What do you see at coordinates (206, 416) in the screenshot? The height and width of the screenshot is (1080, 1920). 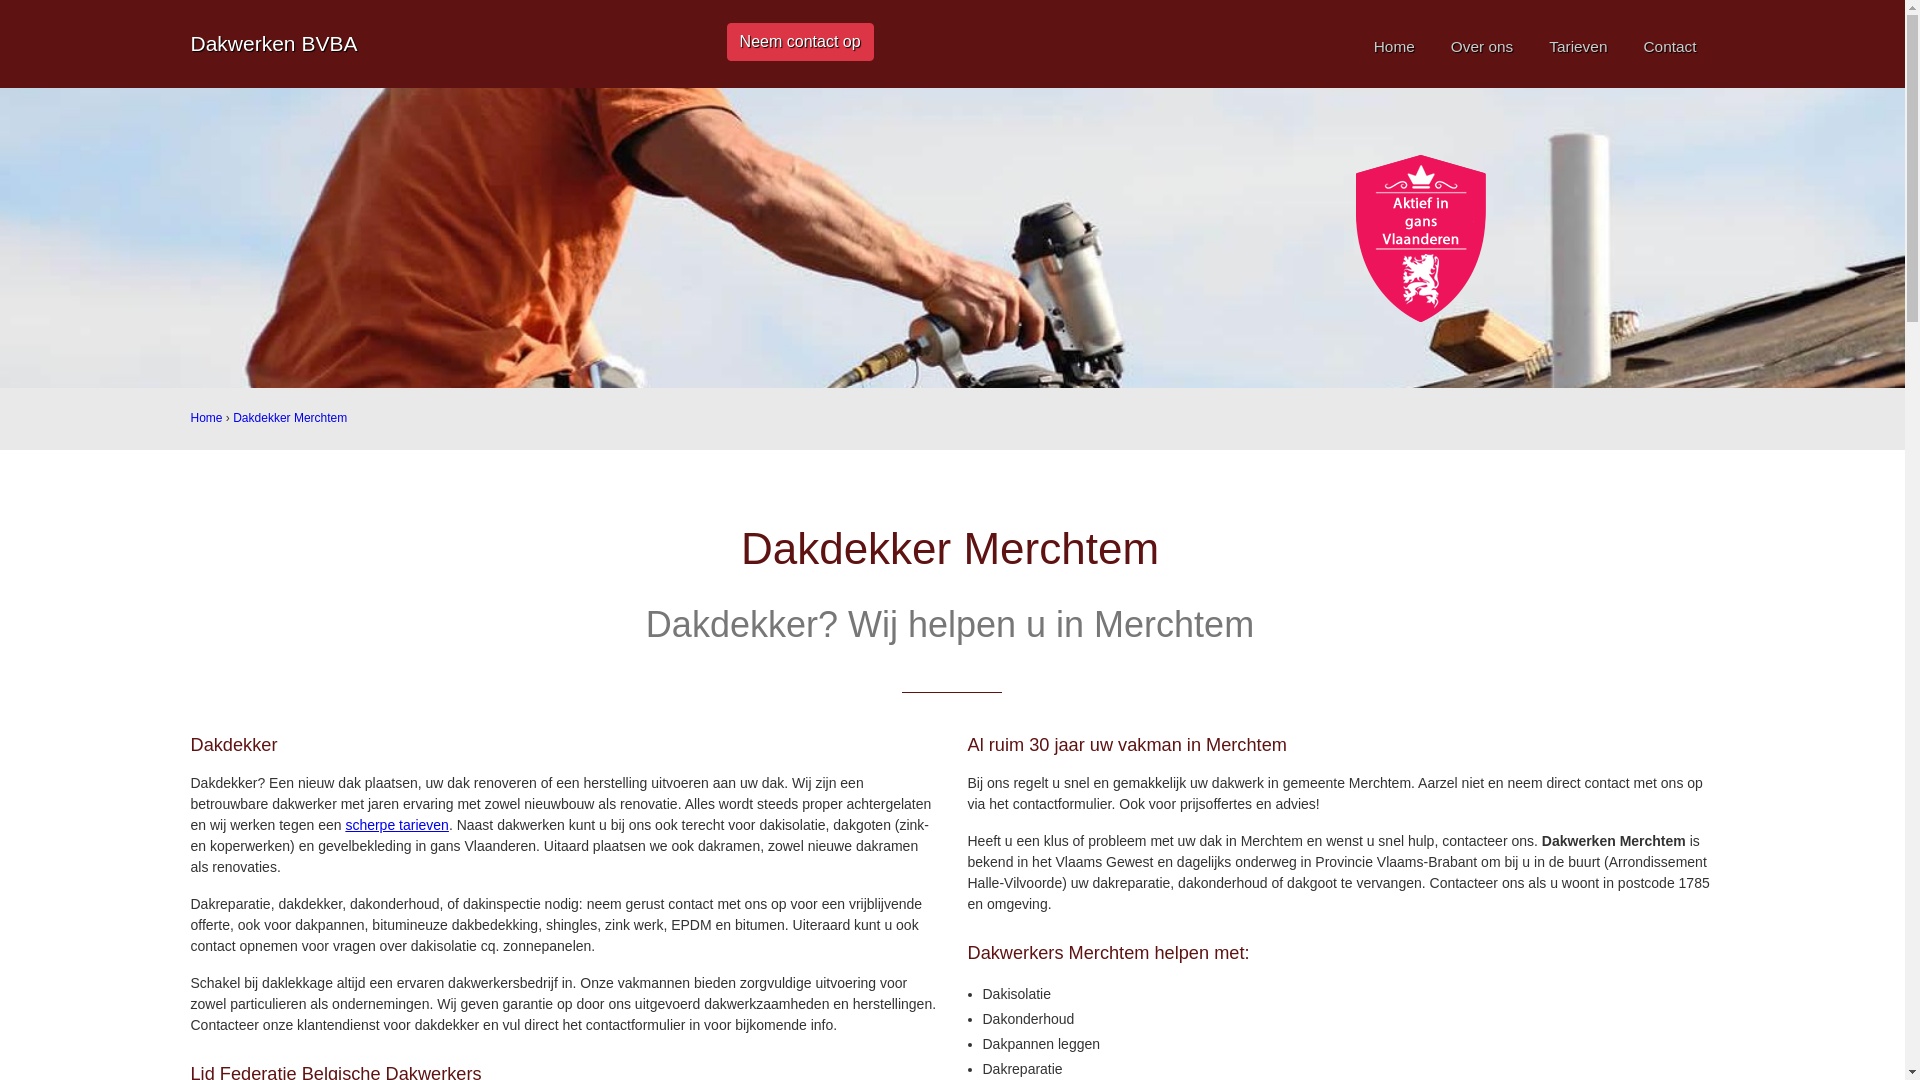 I see `'Home'` at bounding box center [206, 416].